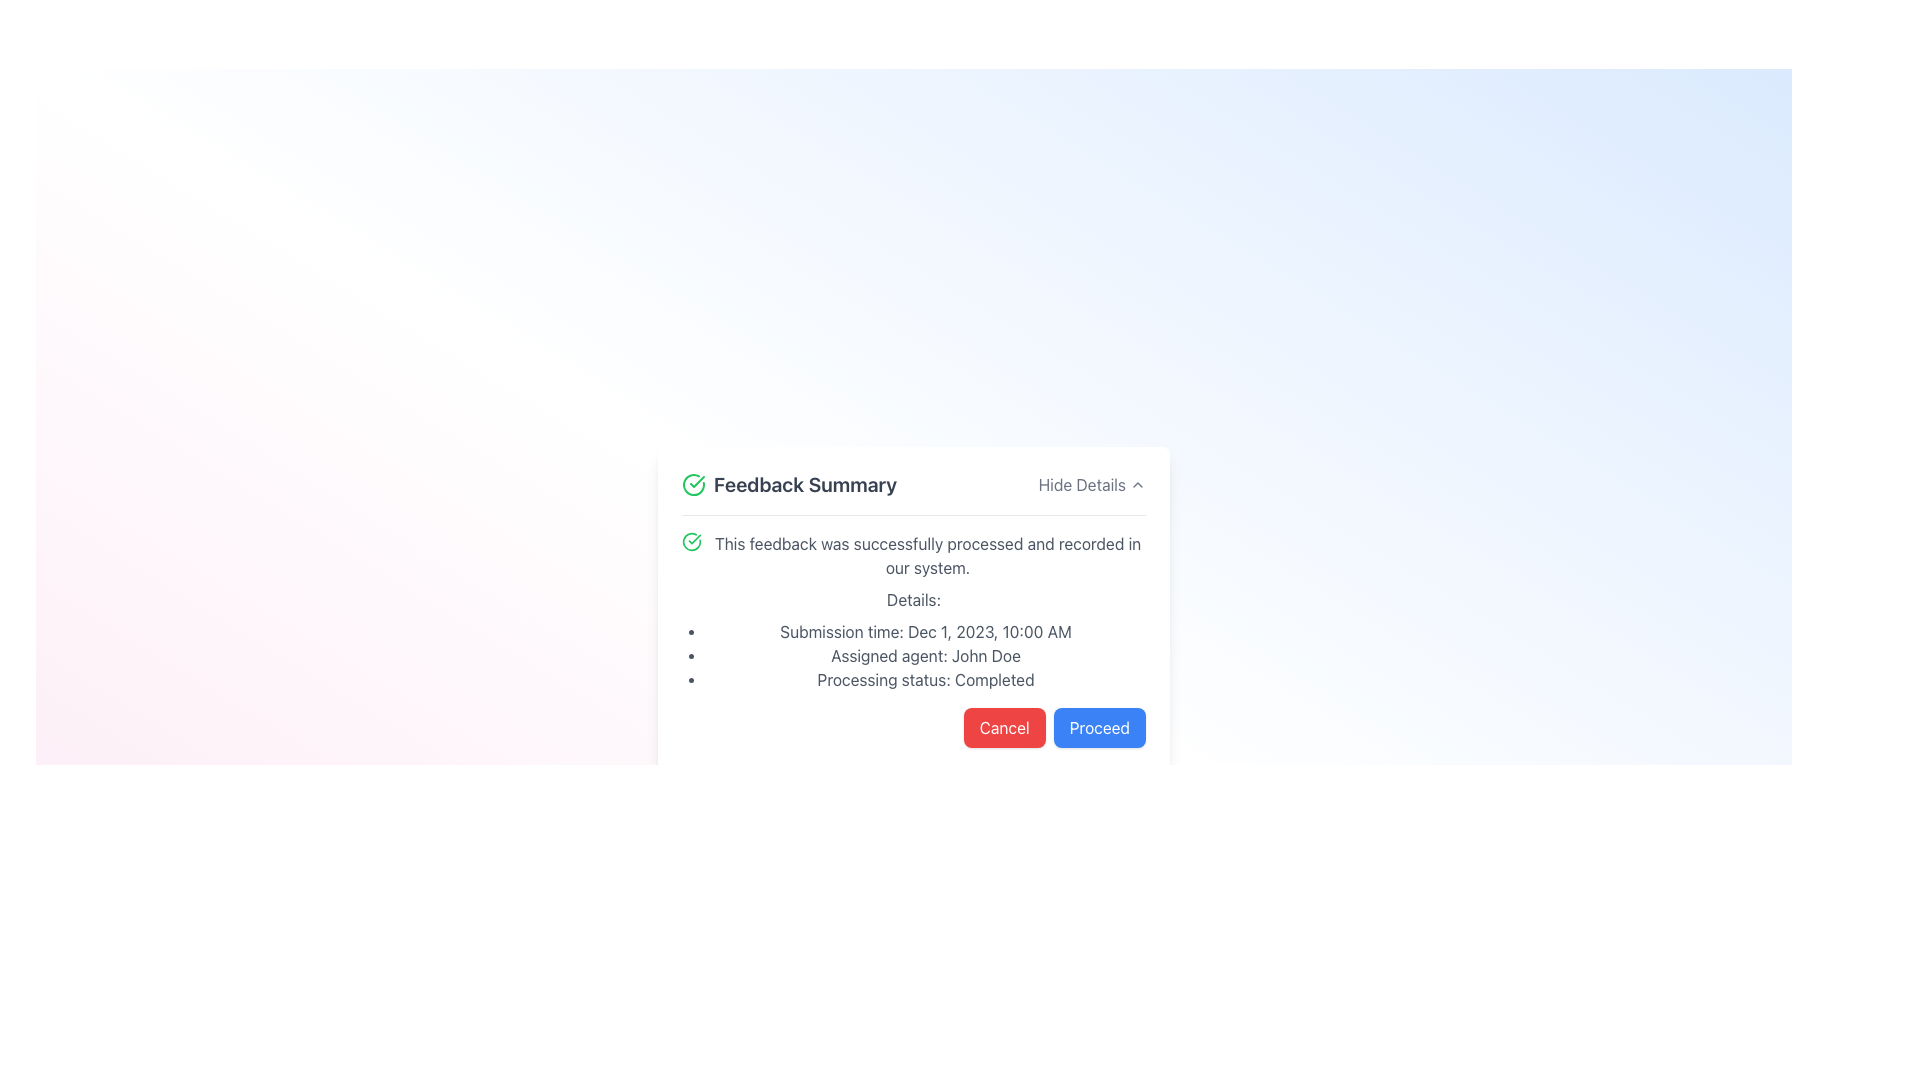 Image resolution: width=1920 pixels, height=1080 pixels. Describe the element at coordinates (788, 484) in the screenshot. I see `the 'Feedback Summary' text element with a green circular checkmark icon, which is aligned horizontally and positioned at the top left of the feedback display card` at that location.